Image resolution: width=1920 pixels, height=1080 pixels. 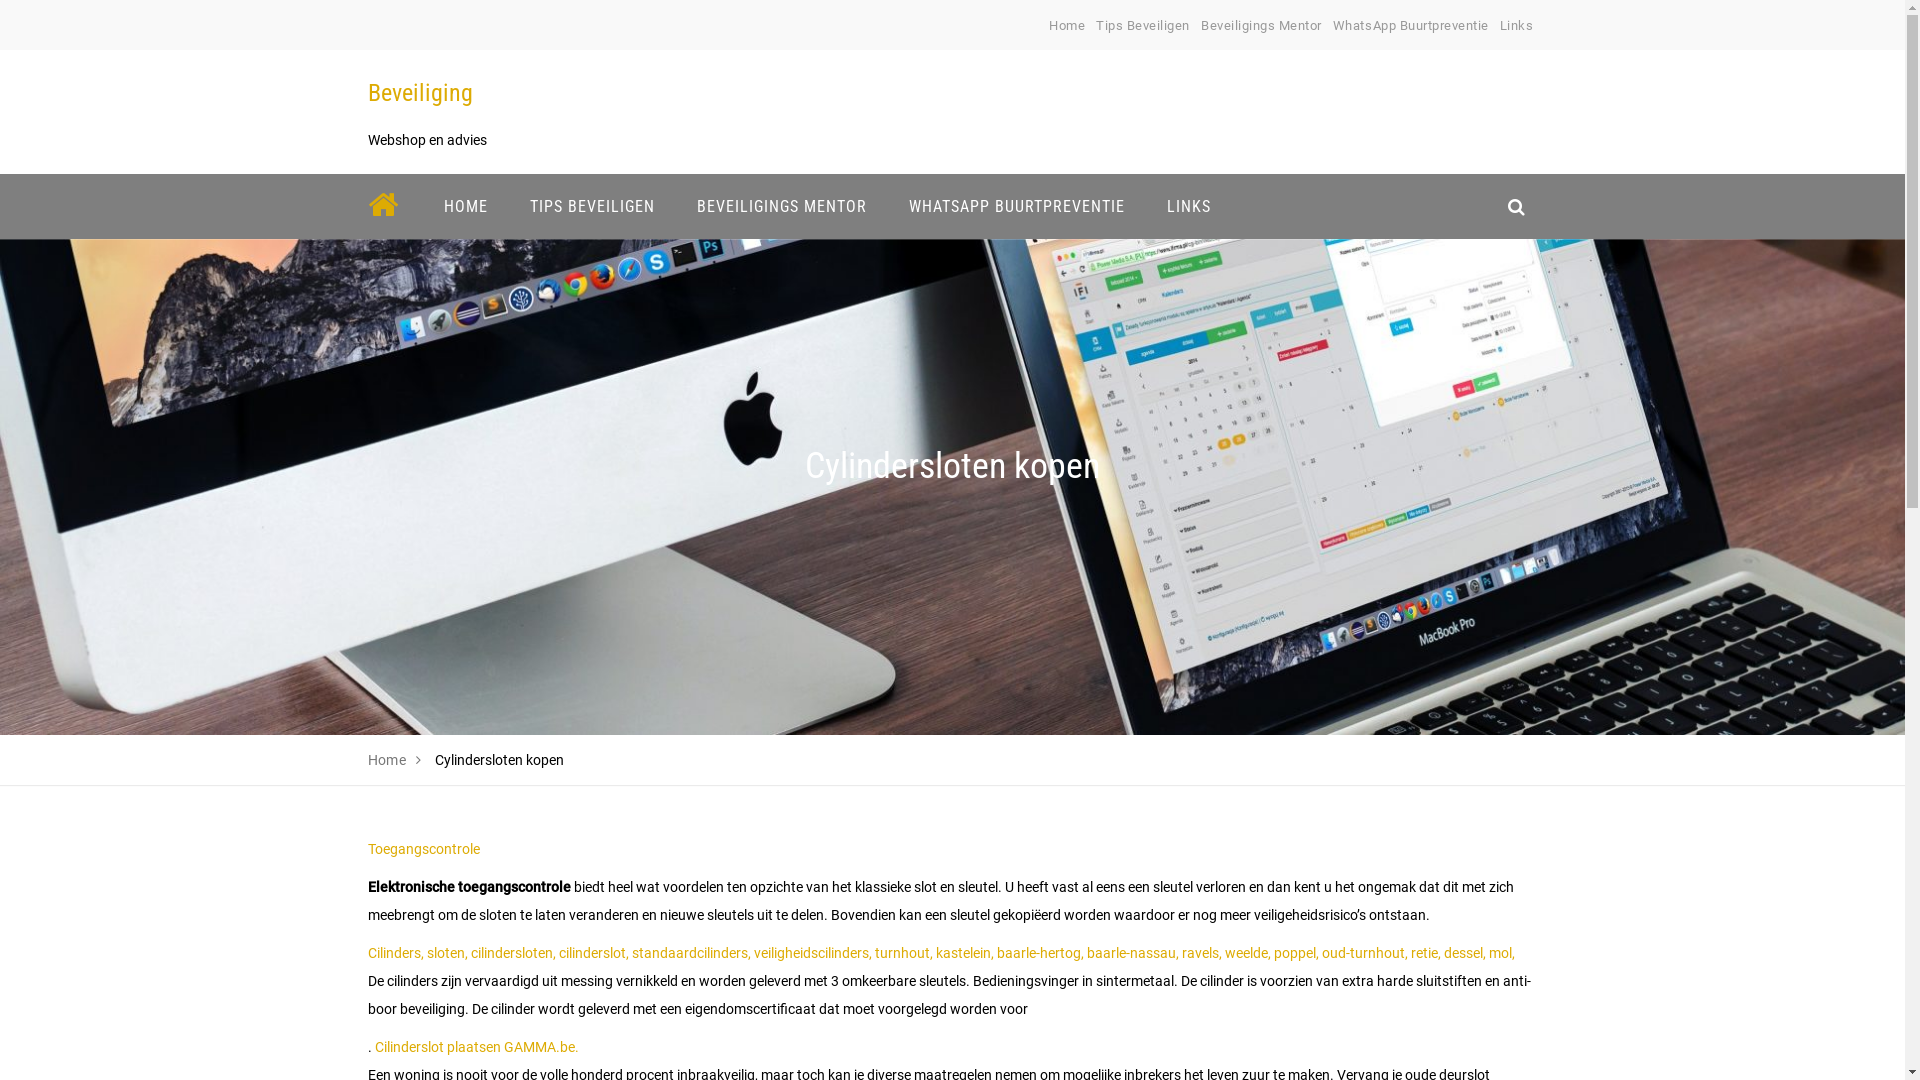 What do you see at coordinates (1260, 25) in the screenshot?
I see `'Beveiligings Mentor'` at bounding box center [1260, 25].